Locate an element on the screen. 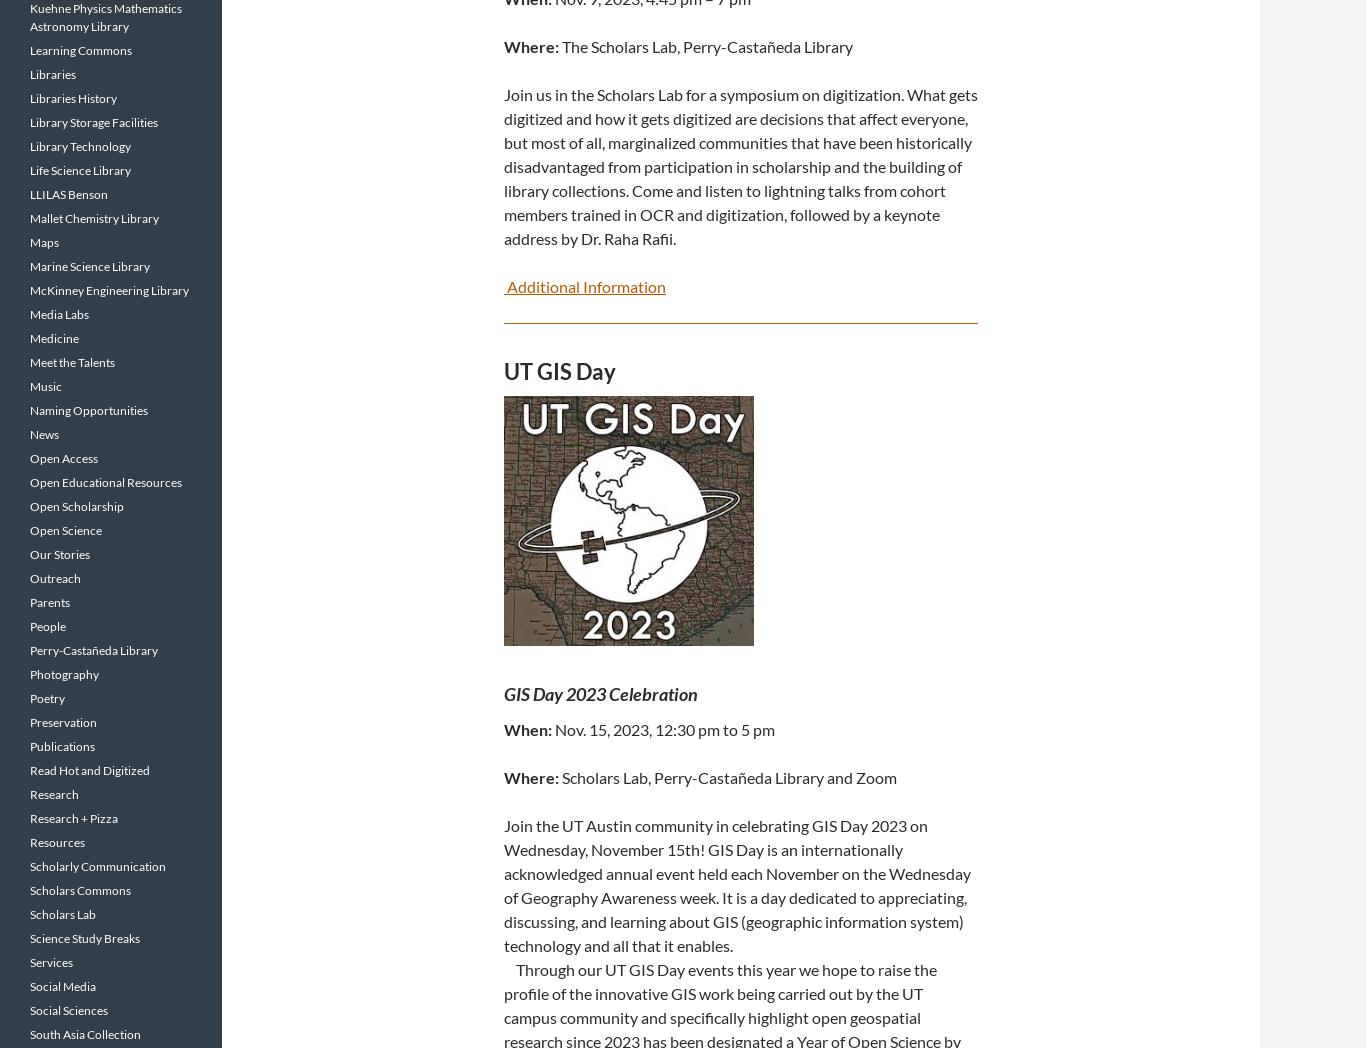 Image resolution: width=1366 pixels, height=1048 pixels. 'Open Educational Resources' is located at coordinates (106, 482).